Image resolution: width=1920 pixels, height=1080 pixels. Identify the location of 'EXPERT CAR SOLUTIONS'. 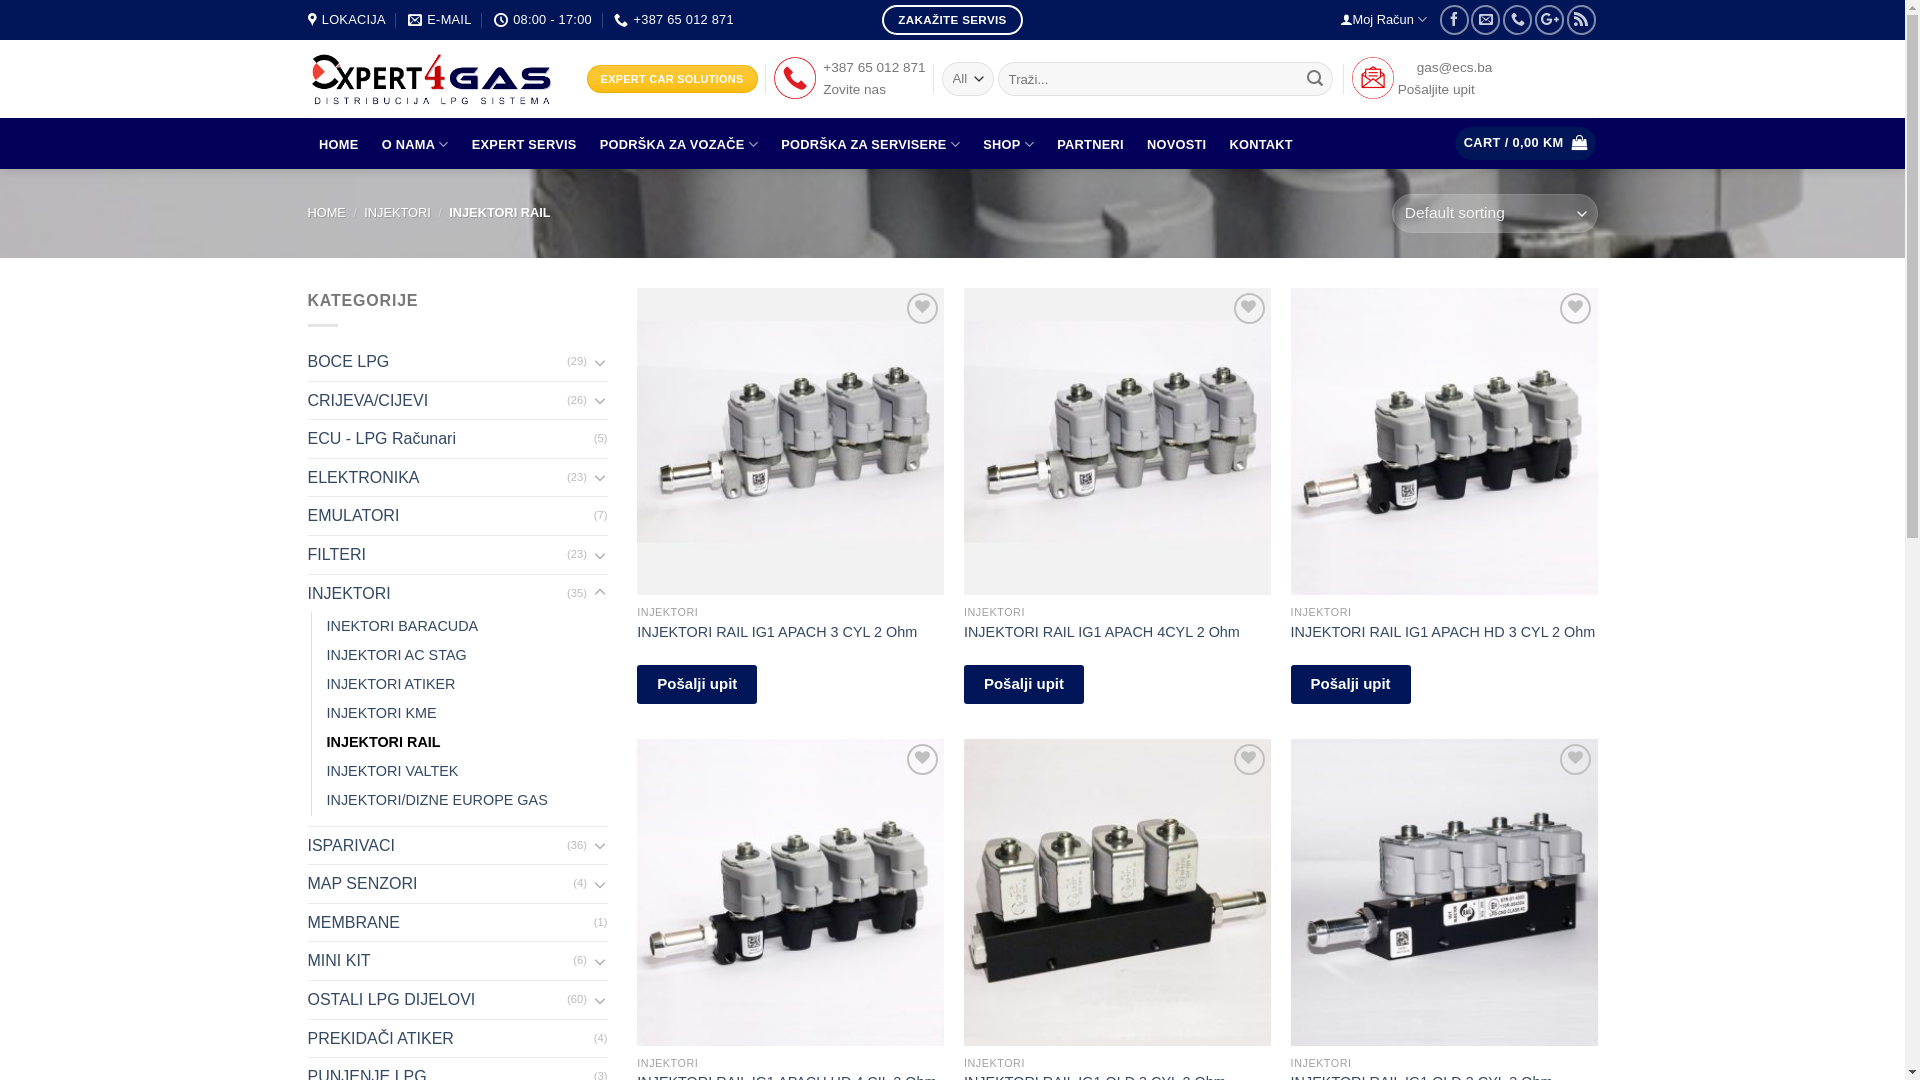
(671, 77).